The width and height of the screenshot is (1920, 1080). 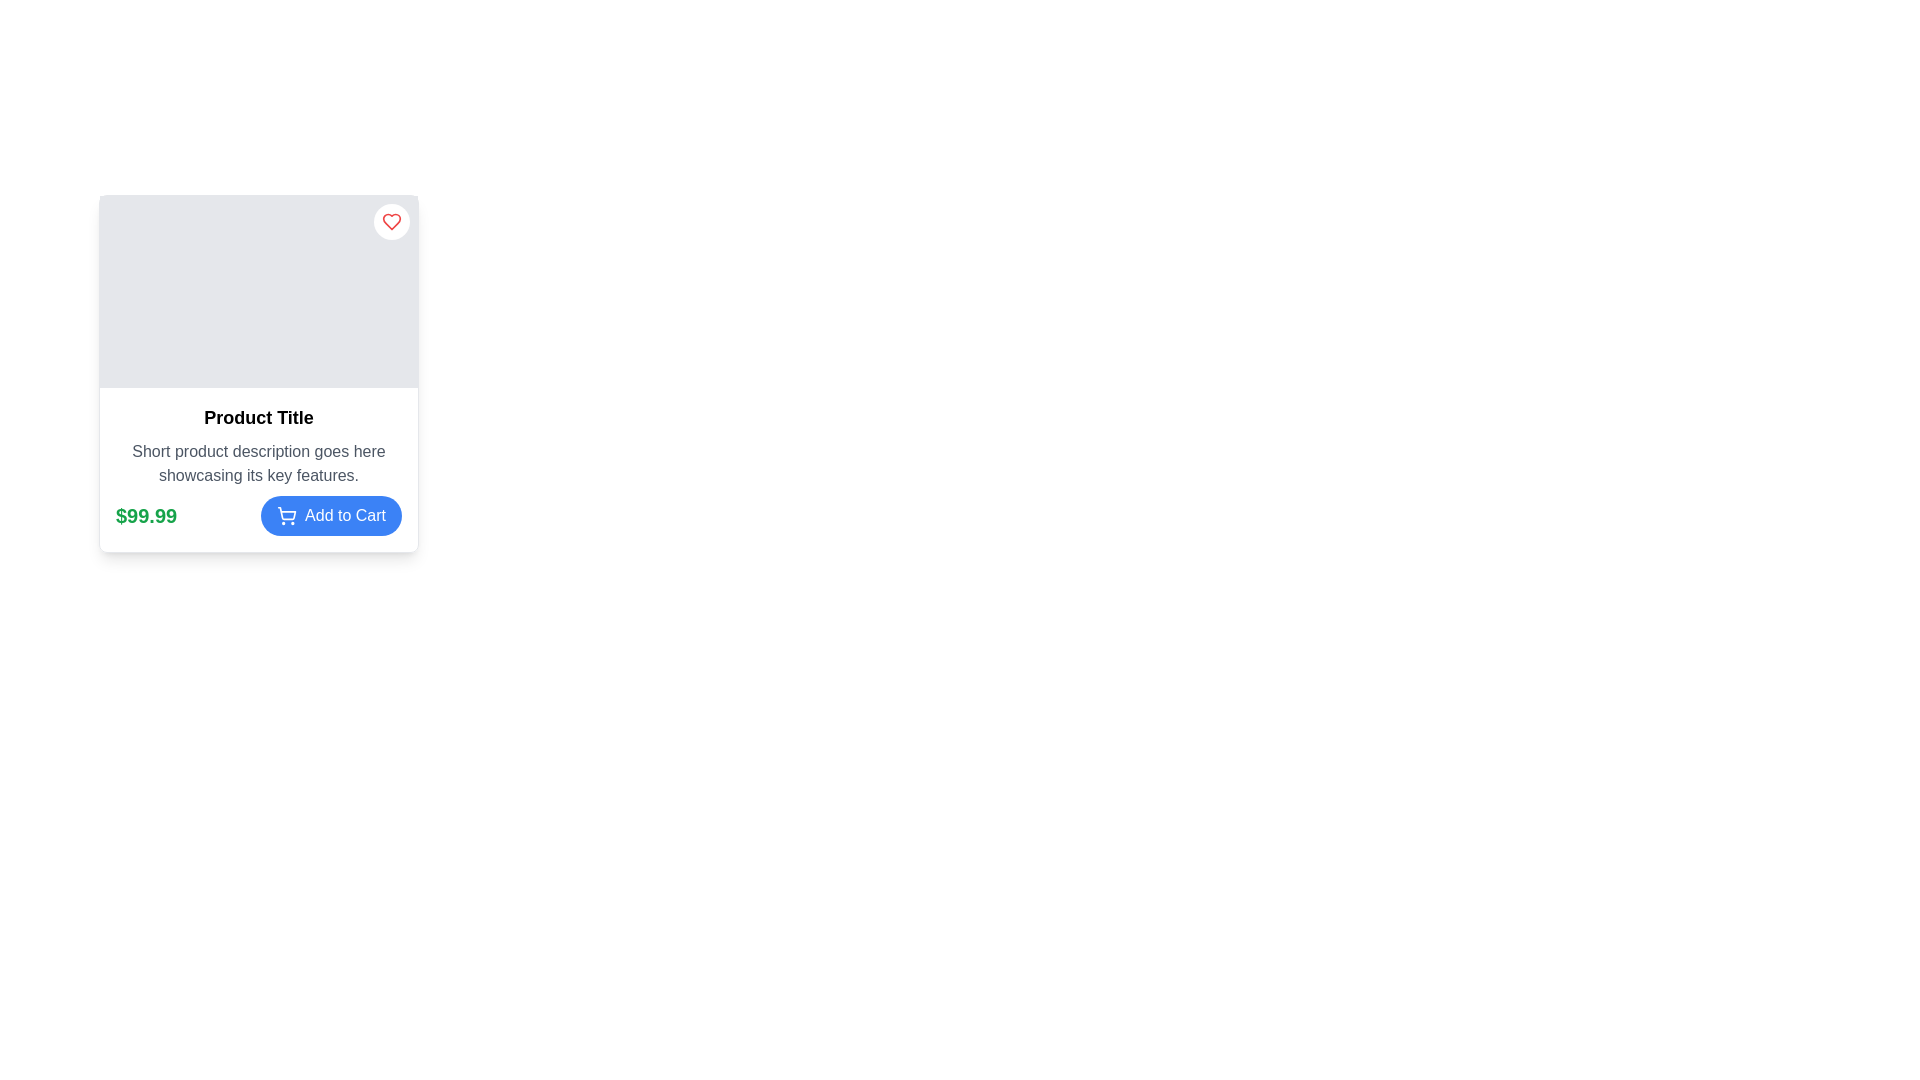 What do you see at coordinates (286, 515) in the screenshot?
I see `the small shopping cart icon with a blue background and white stroke details` at bounding box center [286, 515].